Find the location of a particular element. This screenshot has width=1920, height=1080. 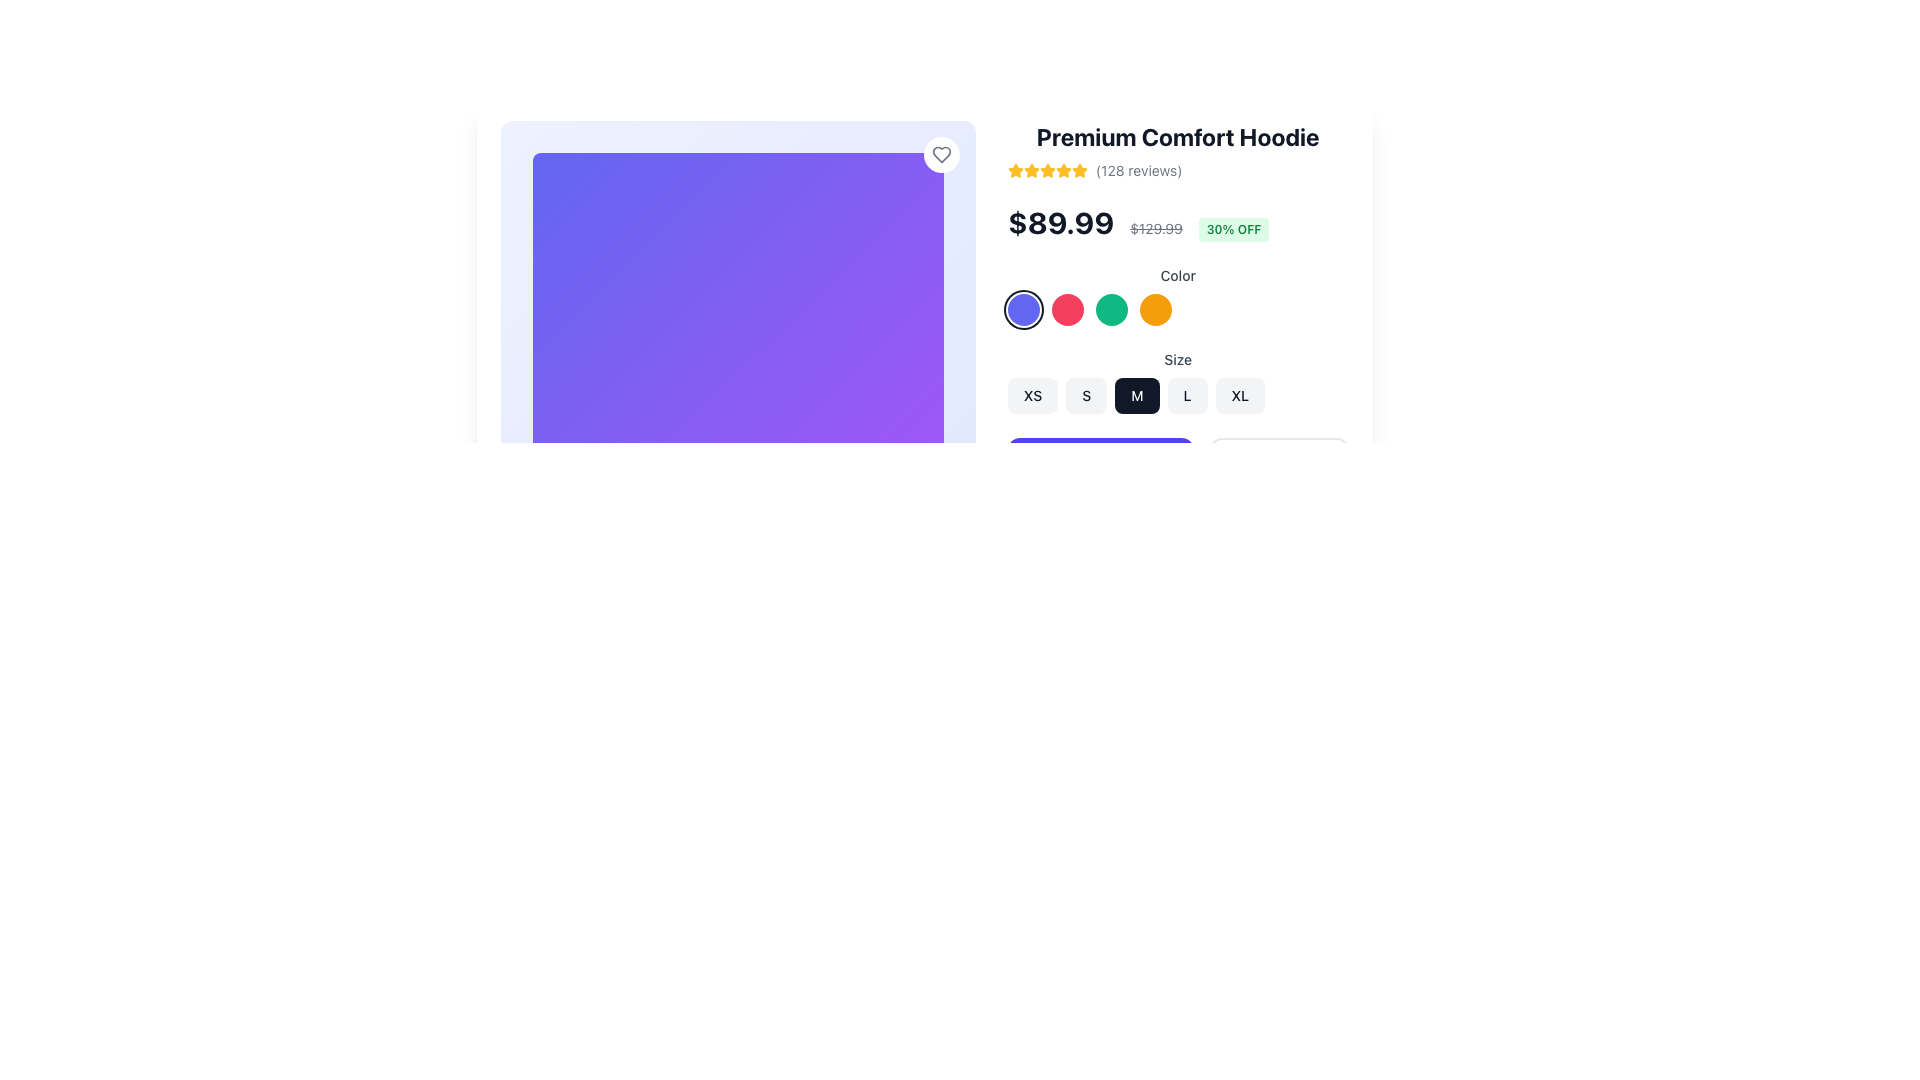

the Text and icons display that shows the product's average rating and total number of reviews located below the title 'Premium Comfort Hoodie' is located at coordinates (1178, 169).